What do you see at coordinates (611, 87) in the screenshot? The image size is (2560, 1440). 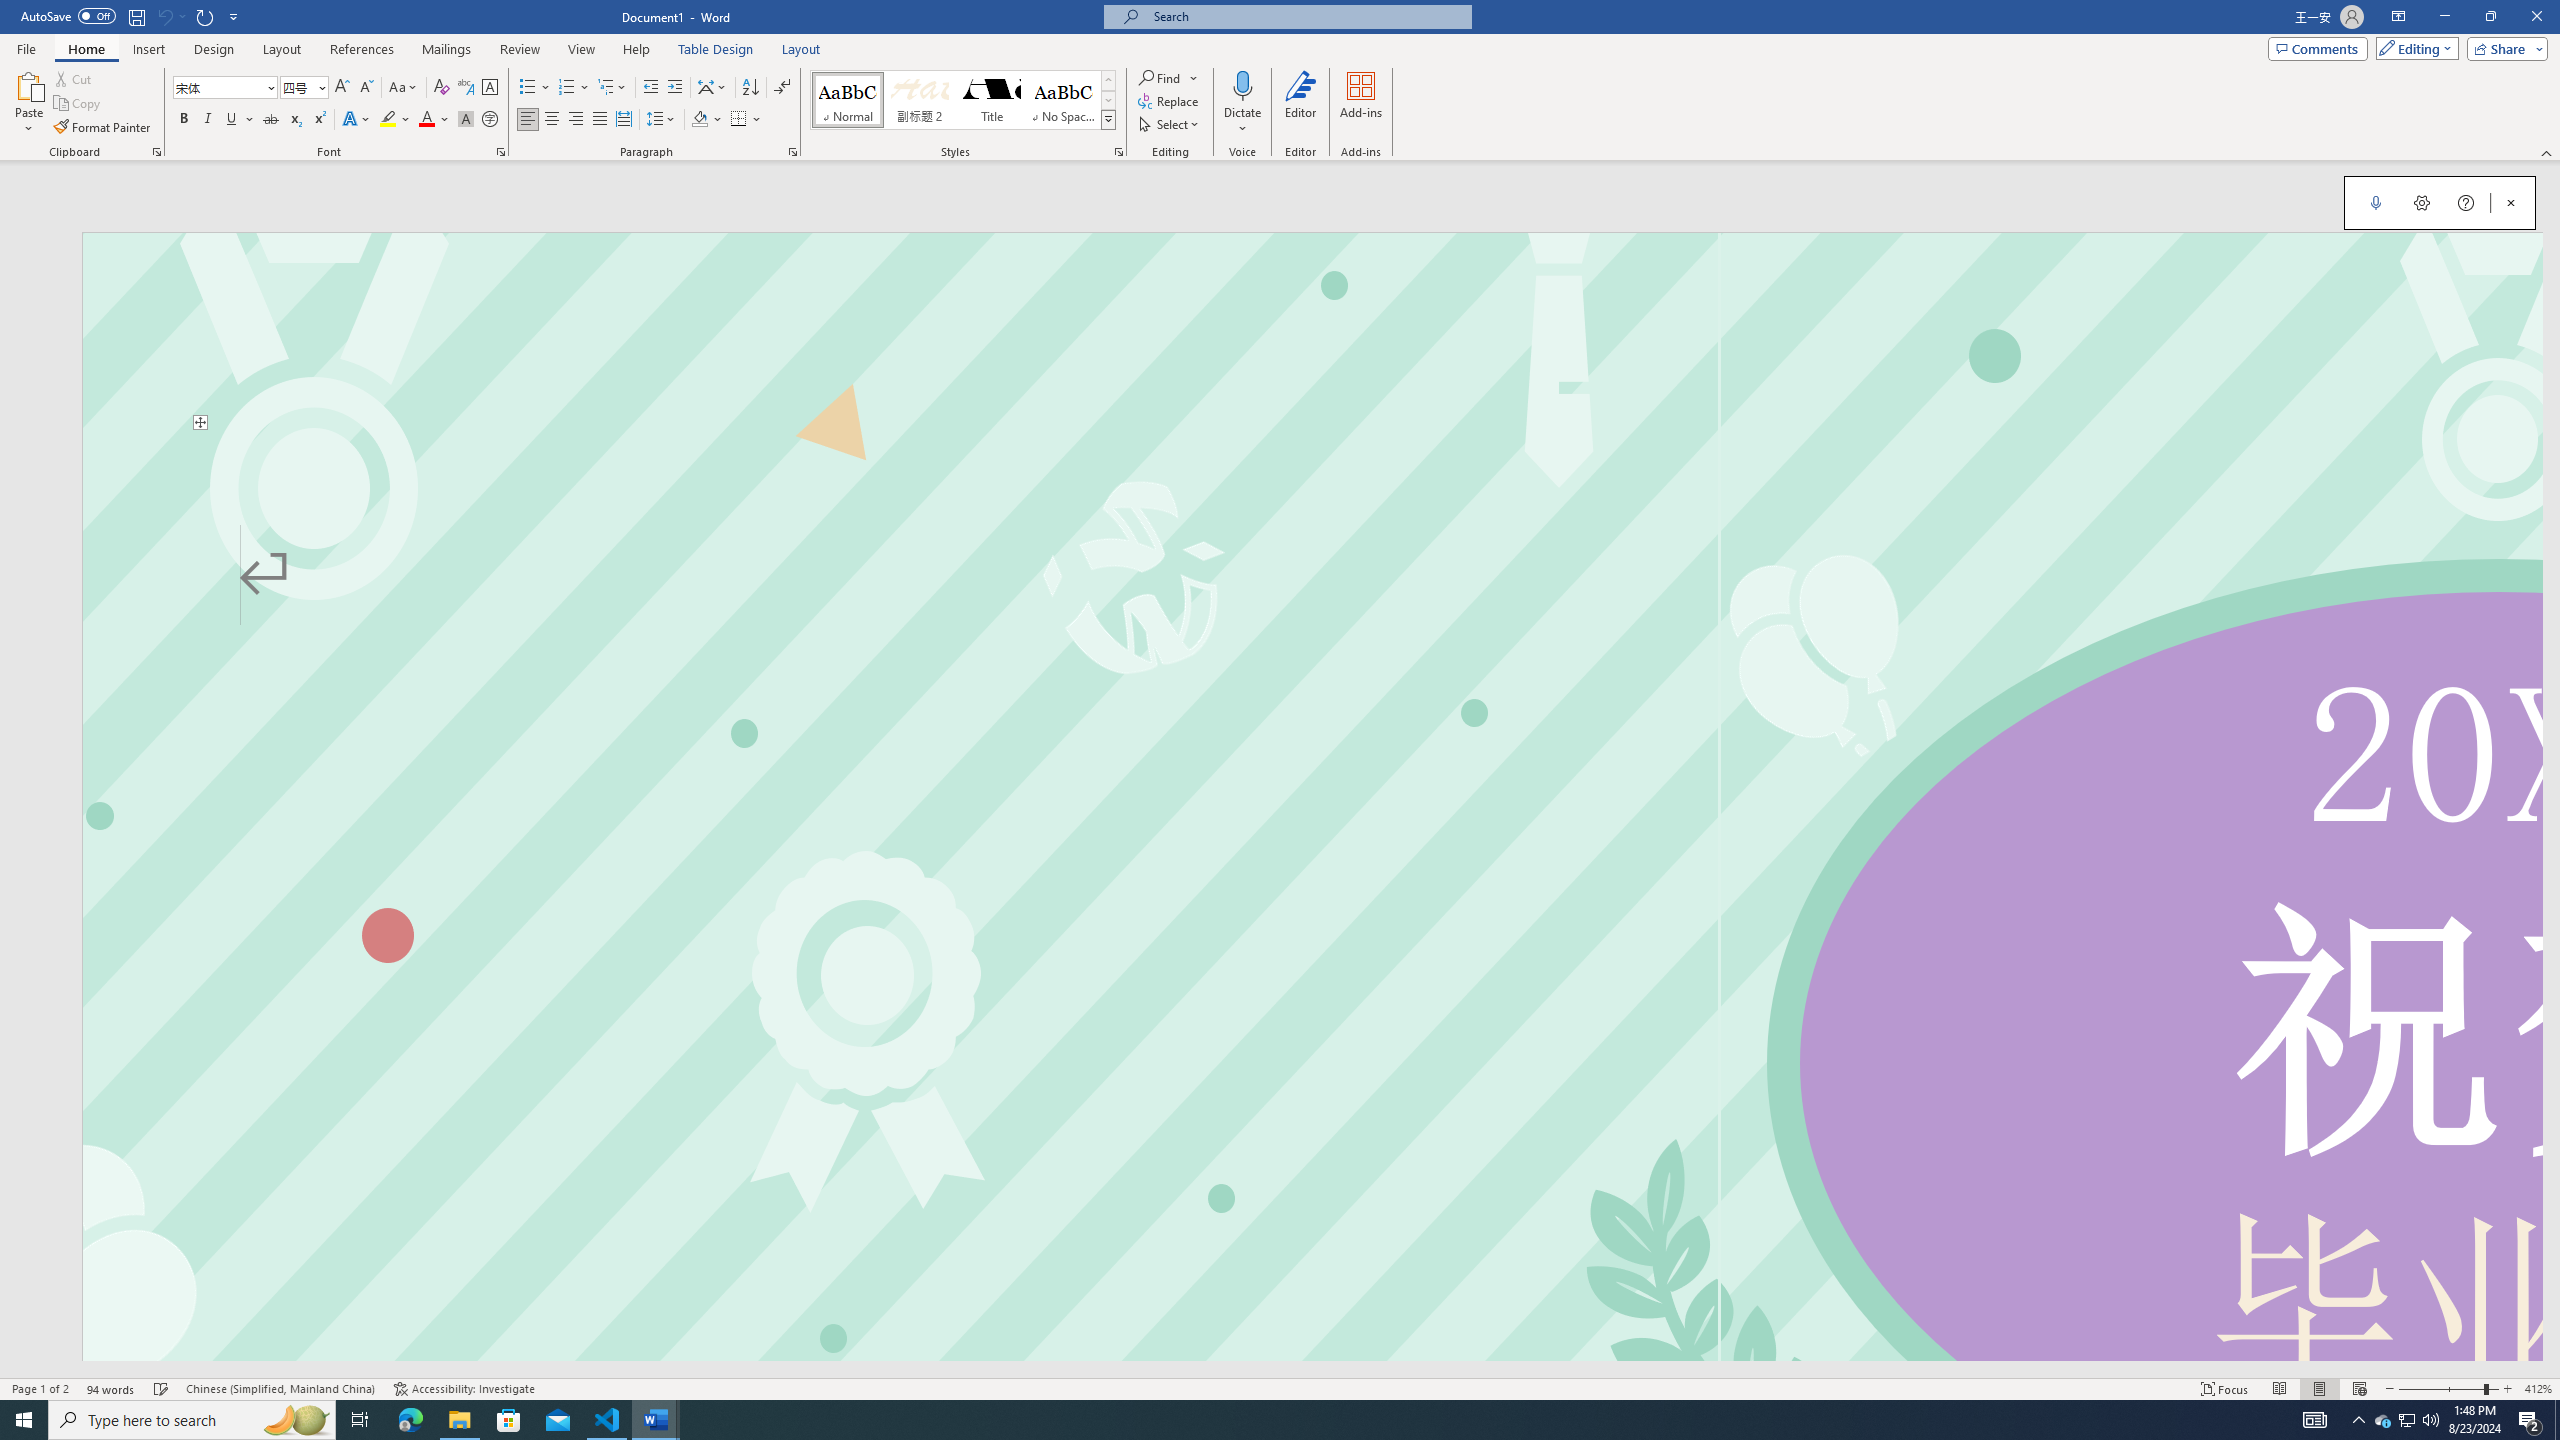 I see `'Multilevel List'` at bounding box center [611, 87].